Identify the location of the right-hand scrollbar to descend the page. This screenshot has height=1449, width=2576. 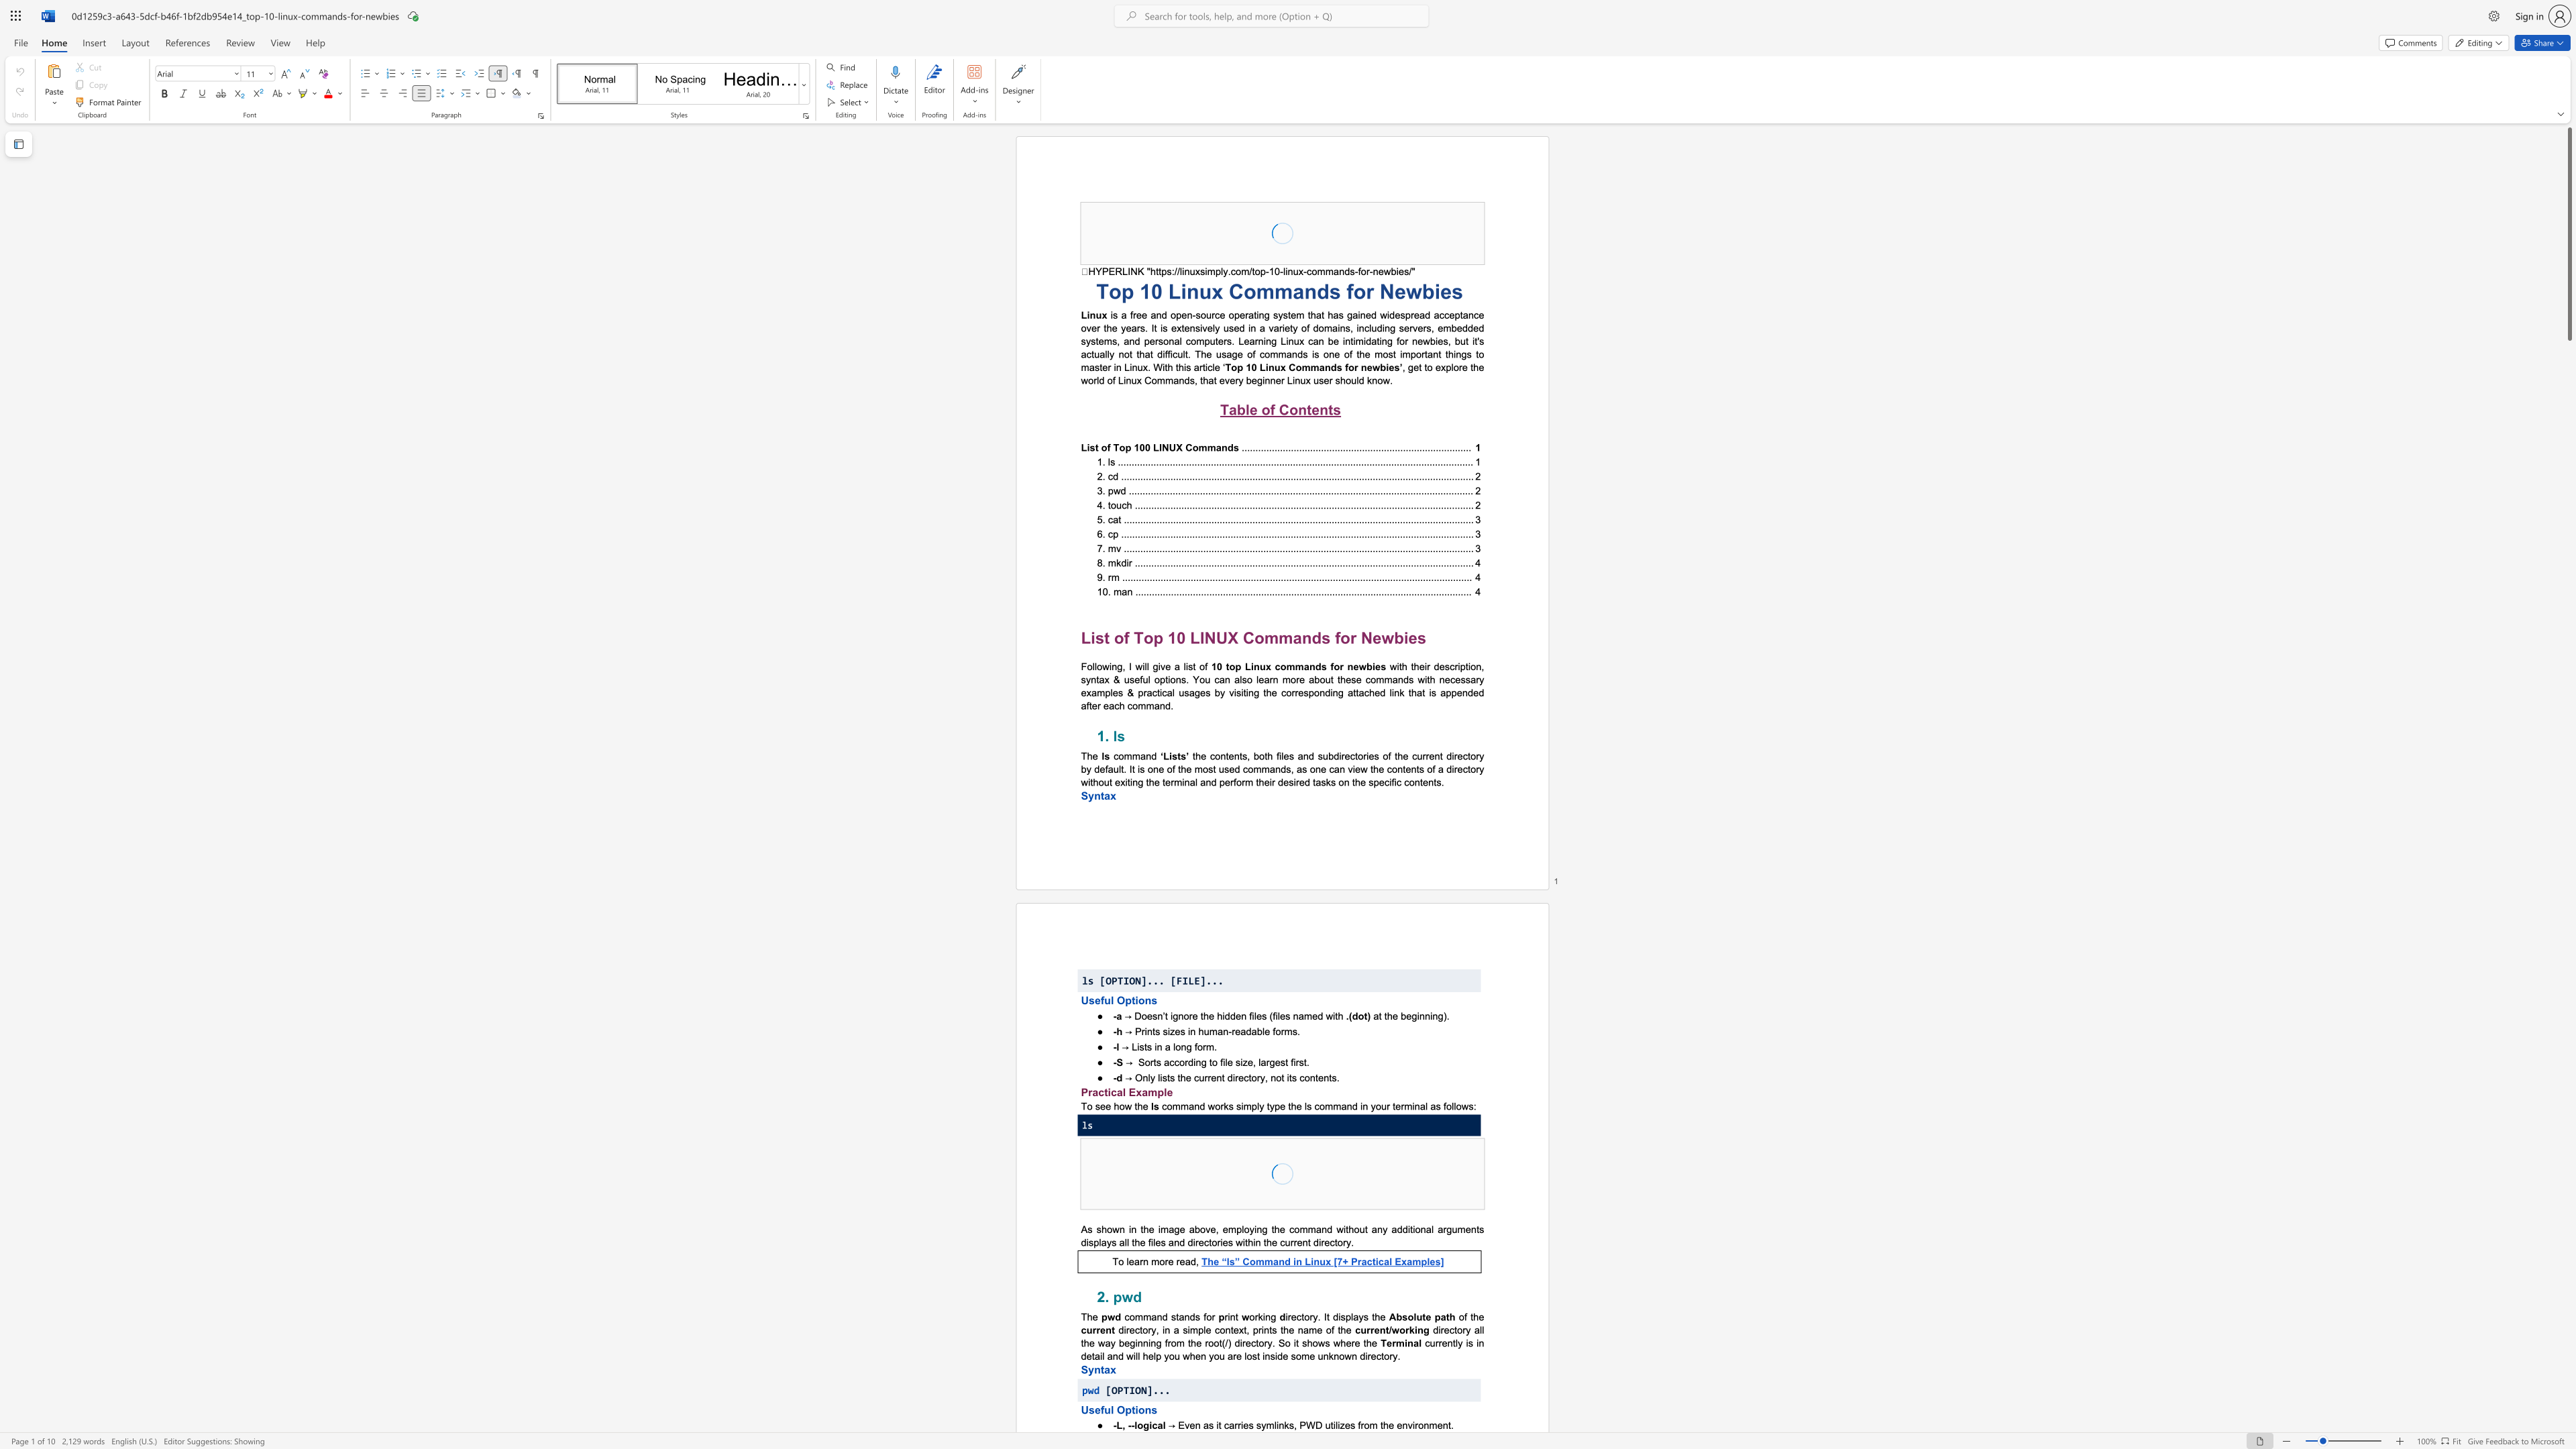
(2568, 562).